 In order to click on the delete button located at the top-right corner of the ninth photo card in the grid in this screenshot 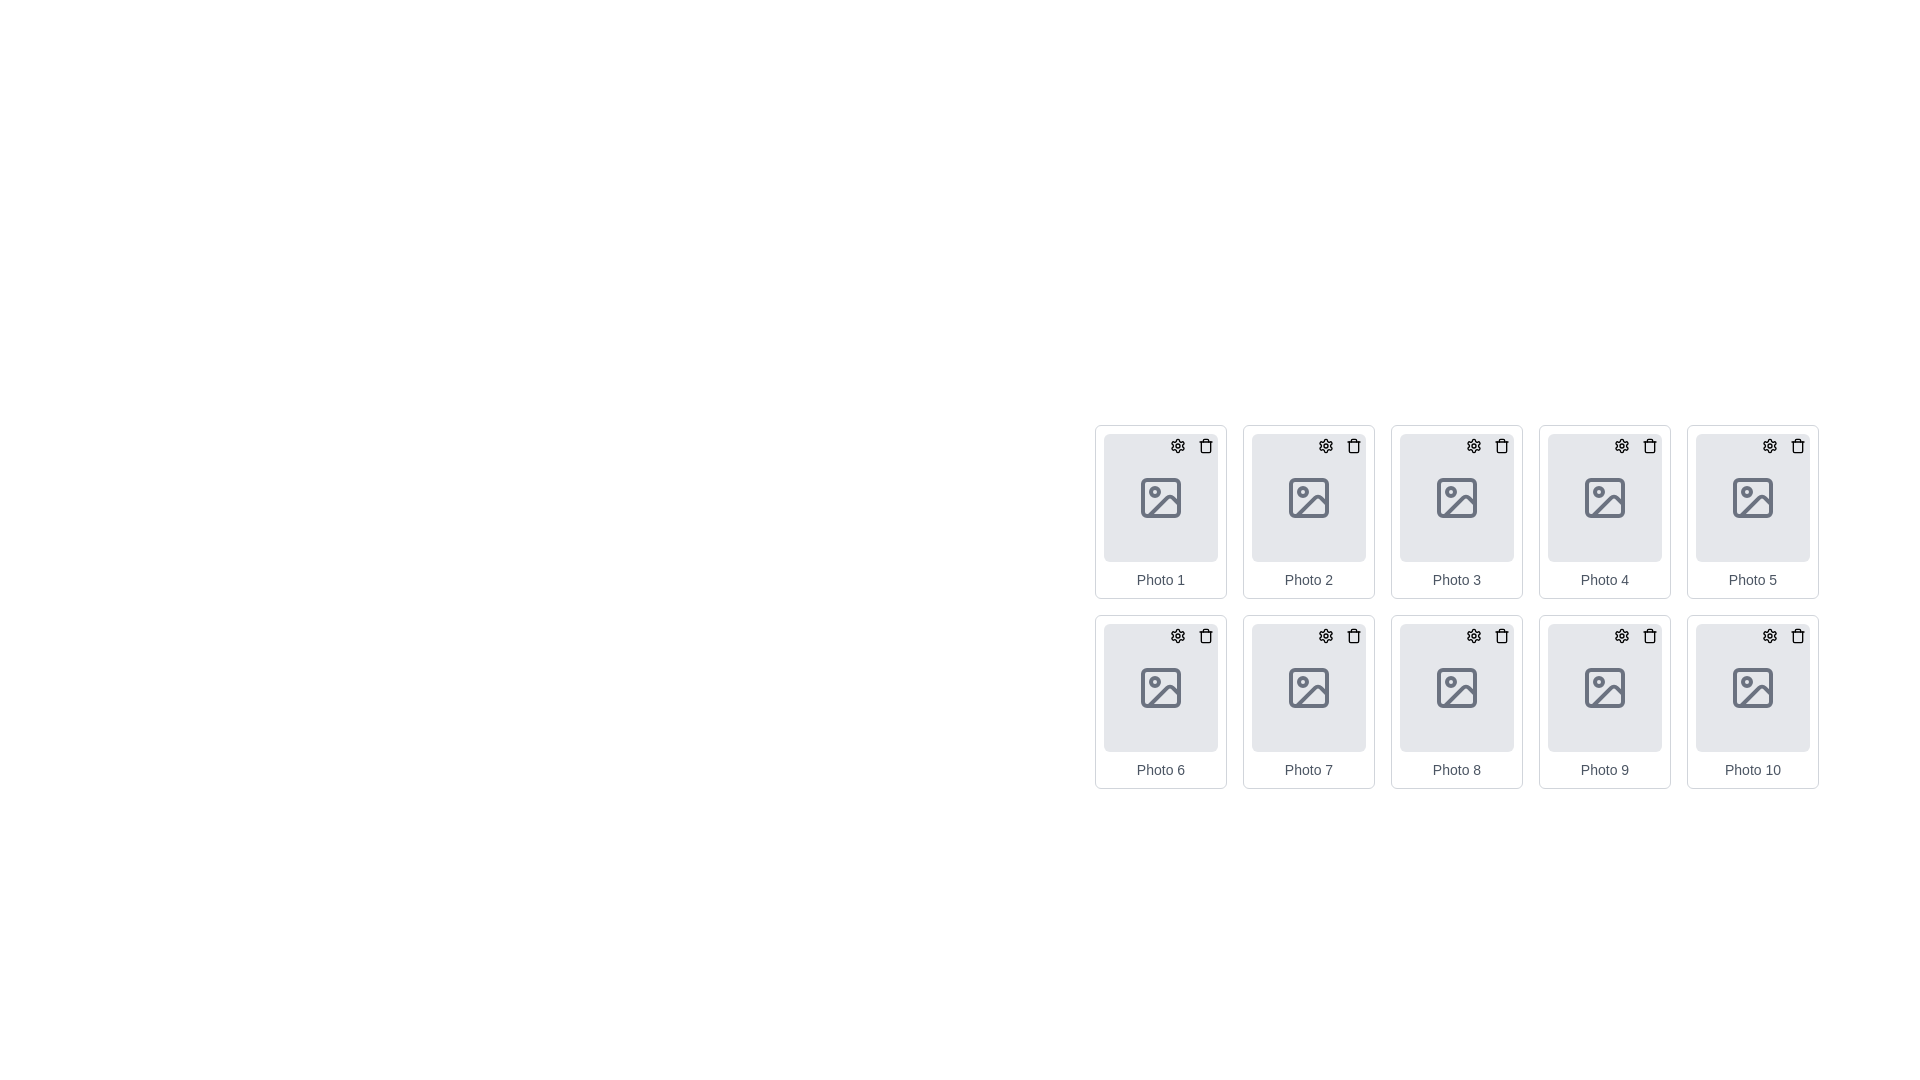, I will do `click(1650, 636)`.